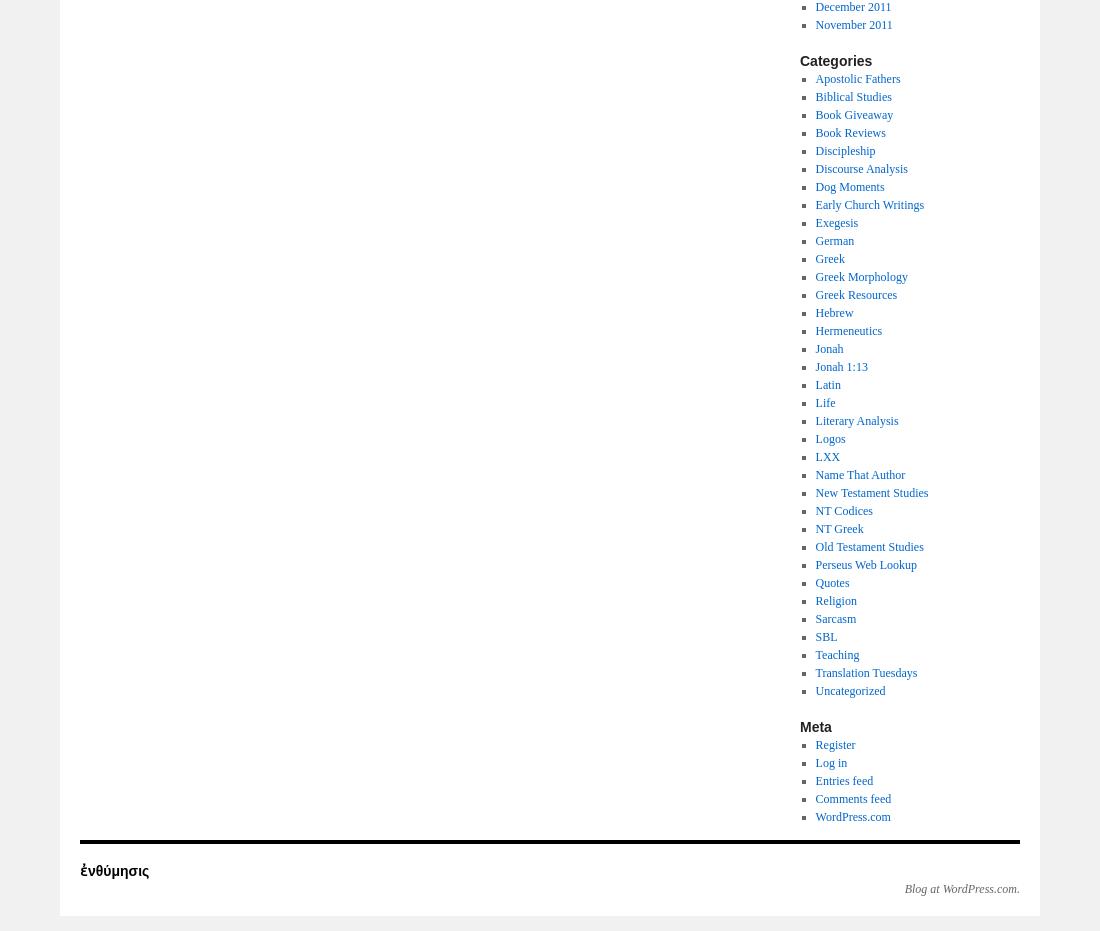 This screenshot has width=1100, height=931. I want to click on 'Teaching', so click(835, 654).